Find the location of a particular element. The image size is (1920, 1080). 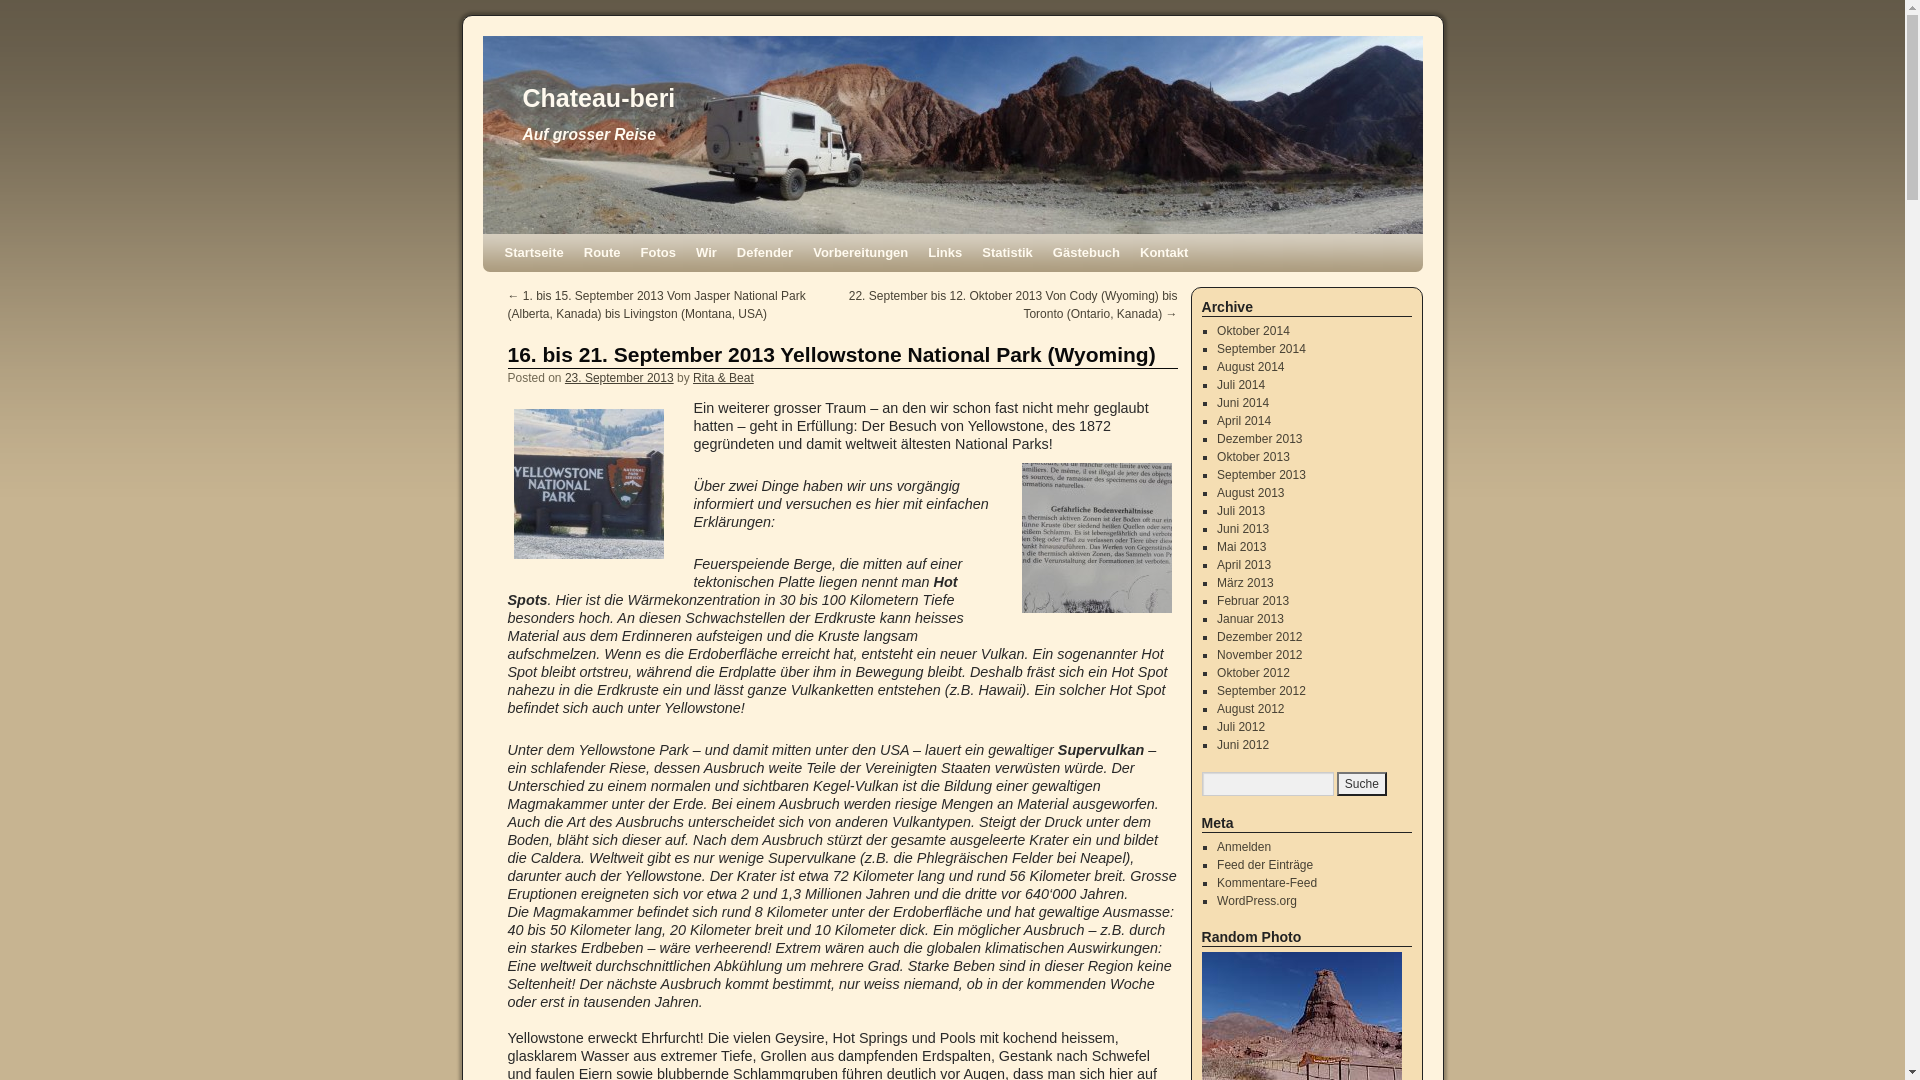

'Juli 2014' is located at coordinates (1240, 385).